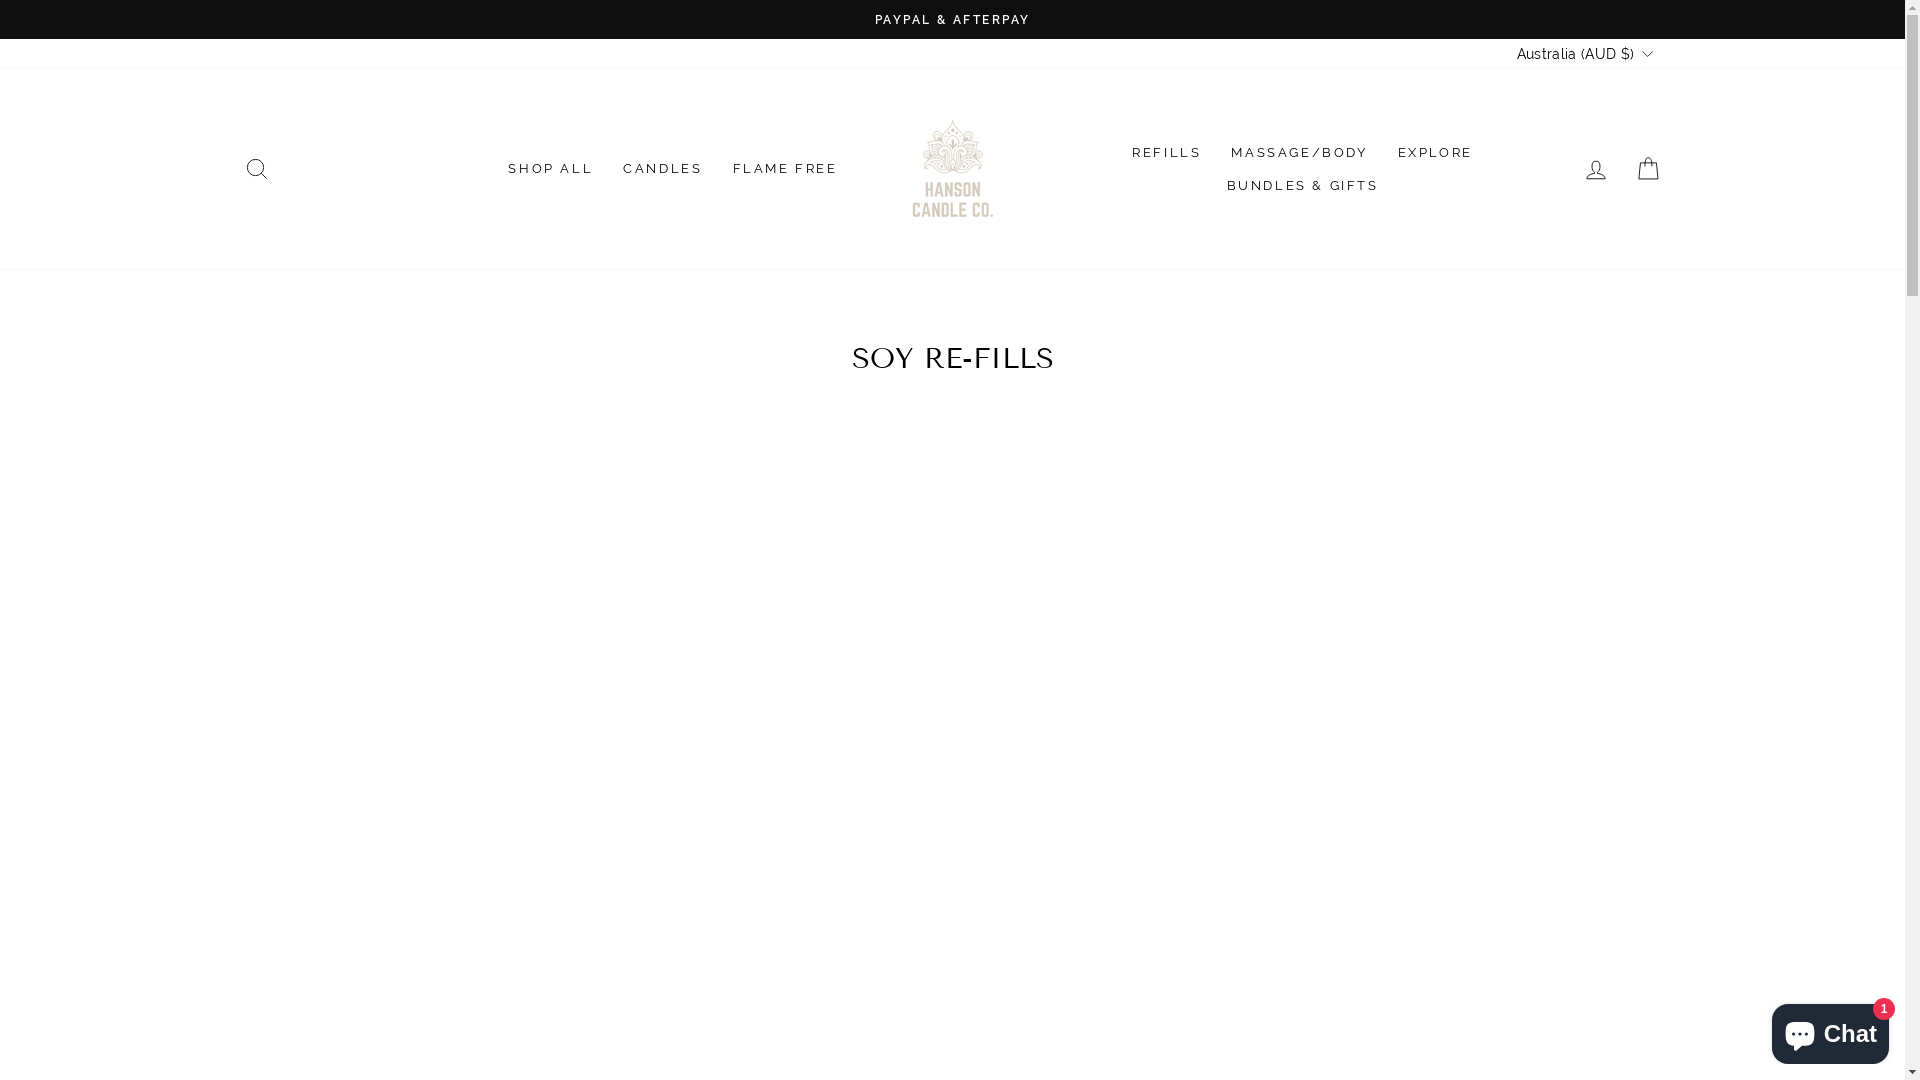 The width and height of the screenshot is (1920, 1080). What do you see at coordinates (1302, 185) in the screenshot?
I see `'BUNDLES & GIFTS'` at bounding box center [1302, 185].